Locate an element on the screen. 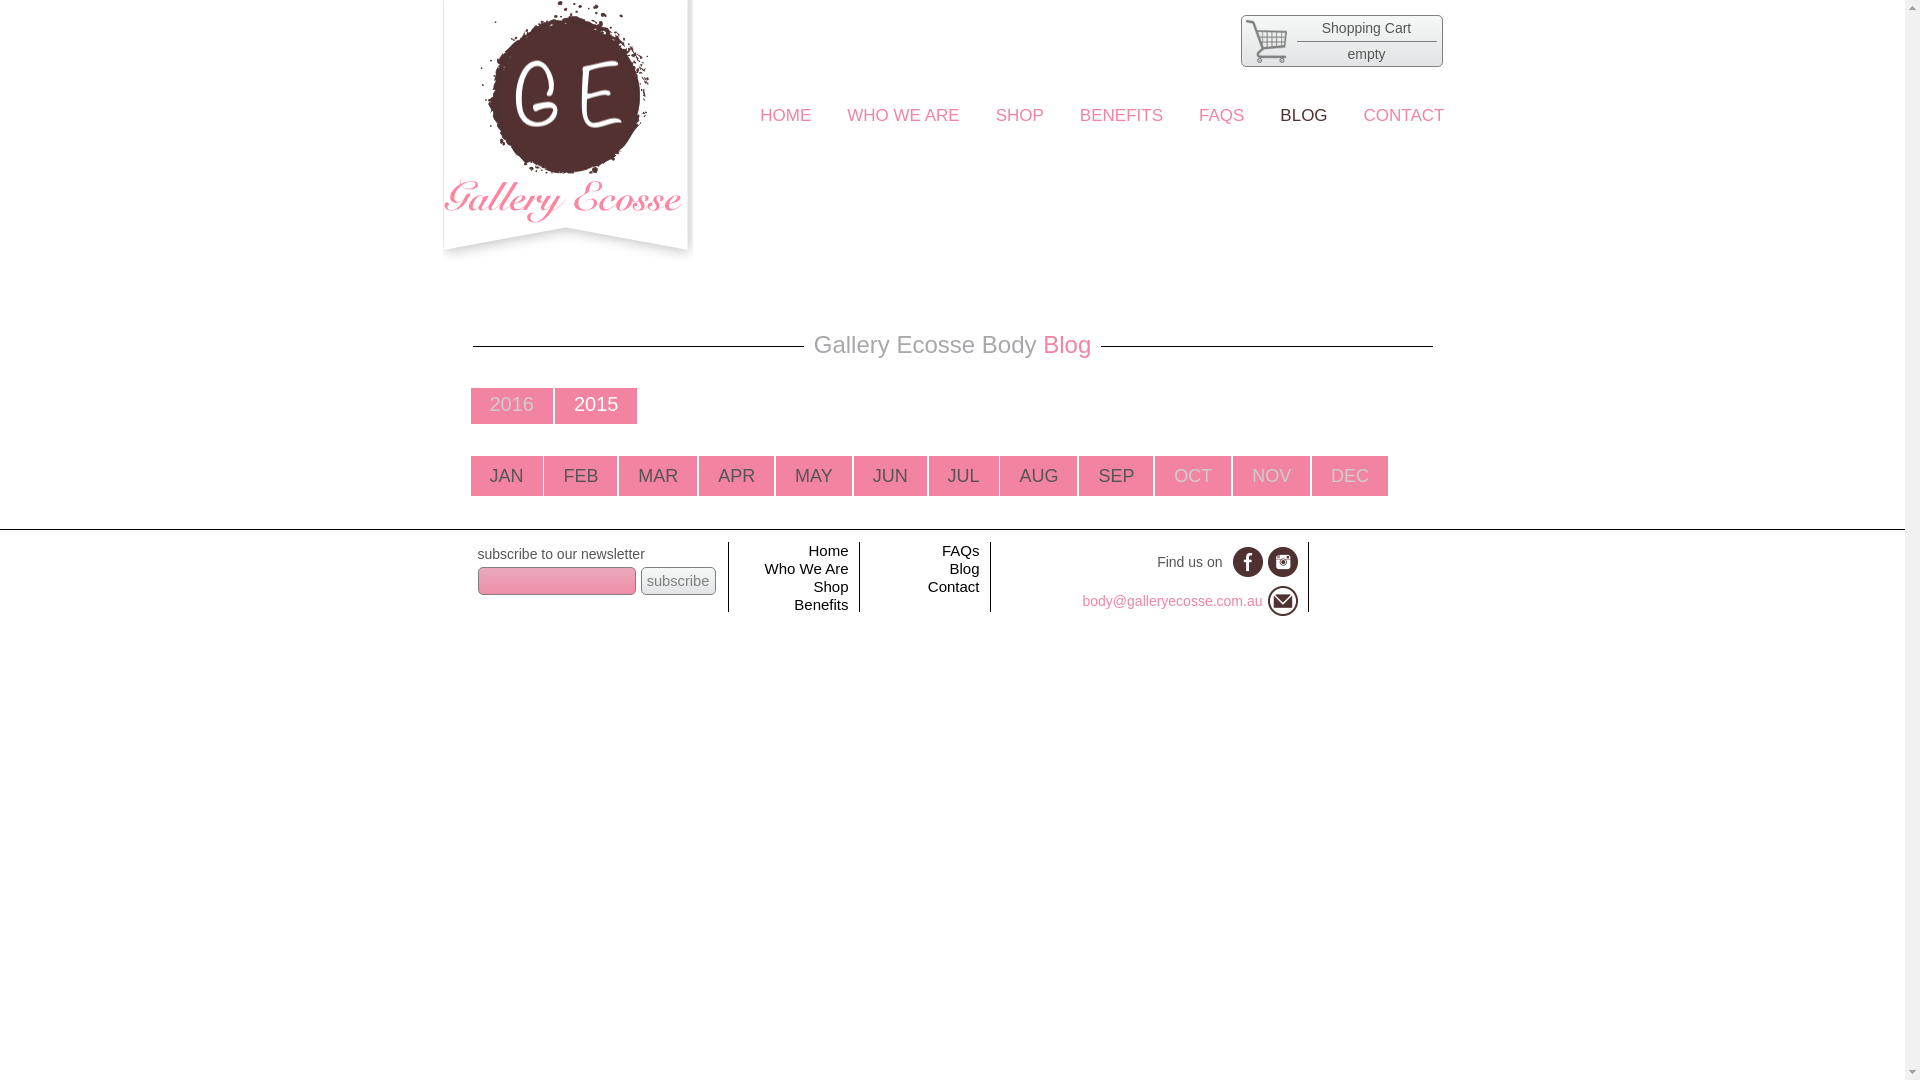  'Gallery Ecosse | instagram' is located at coordinates (1282, 562).